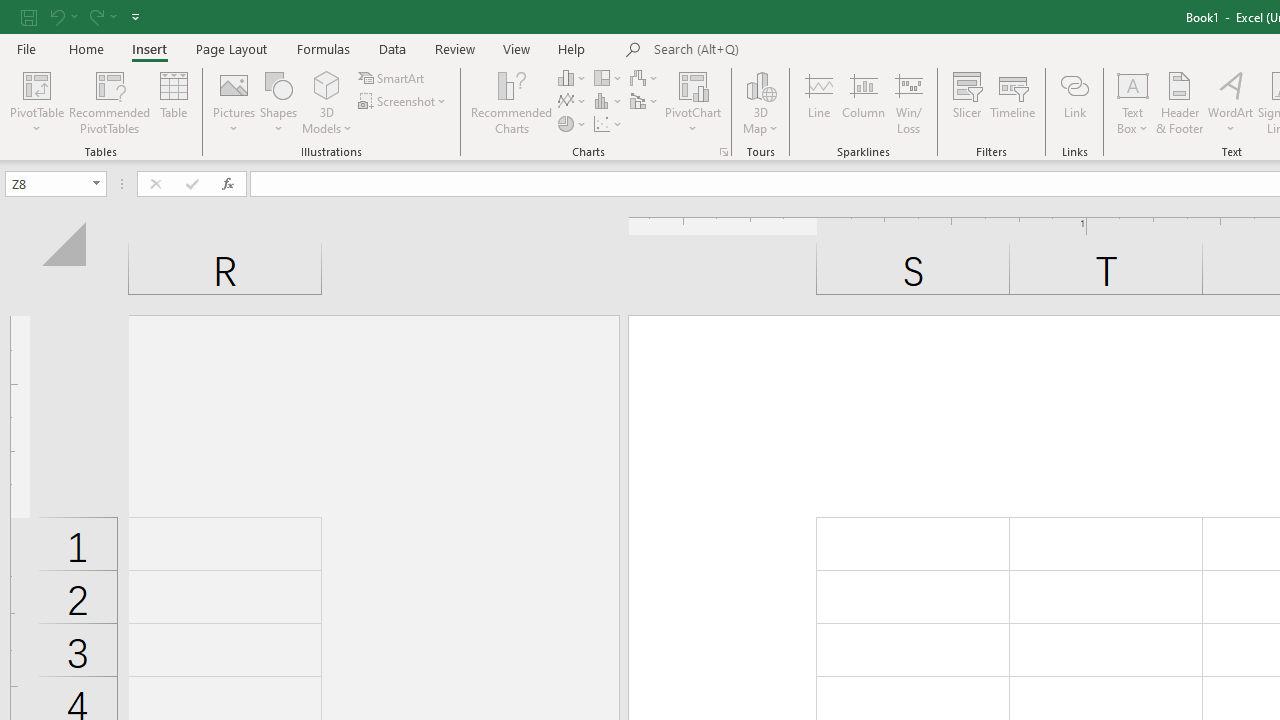 Image resolution: width=1280 pixels, height=720 pixels. Describe the element at coordinates (693, 84) in the screenshot. I see `'PivotChart'` at that location.